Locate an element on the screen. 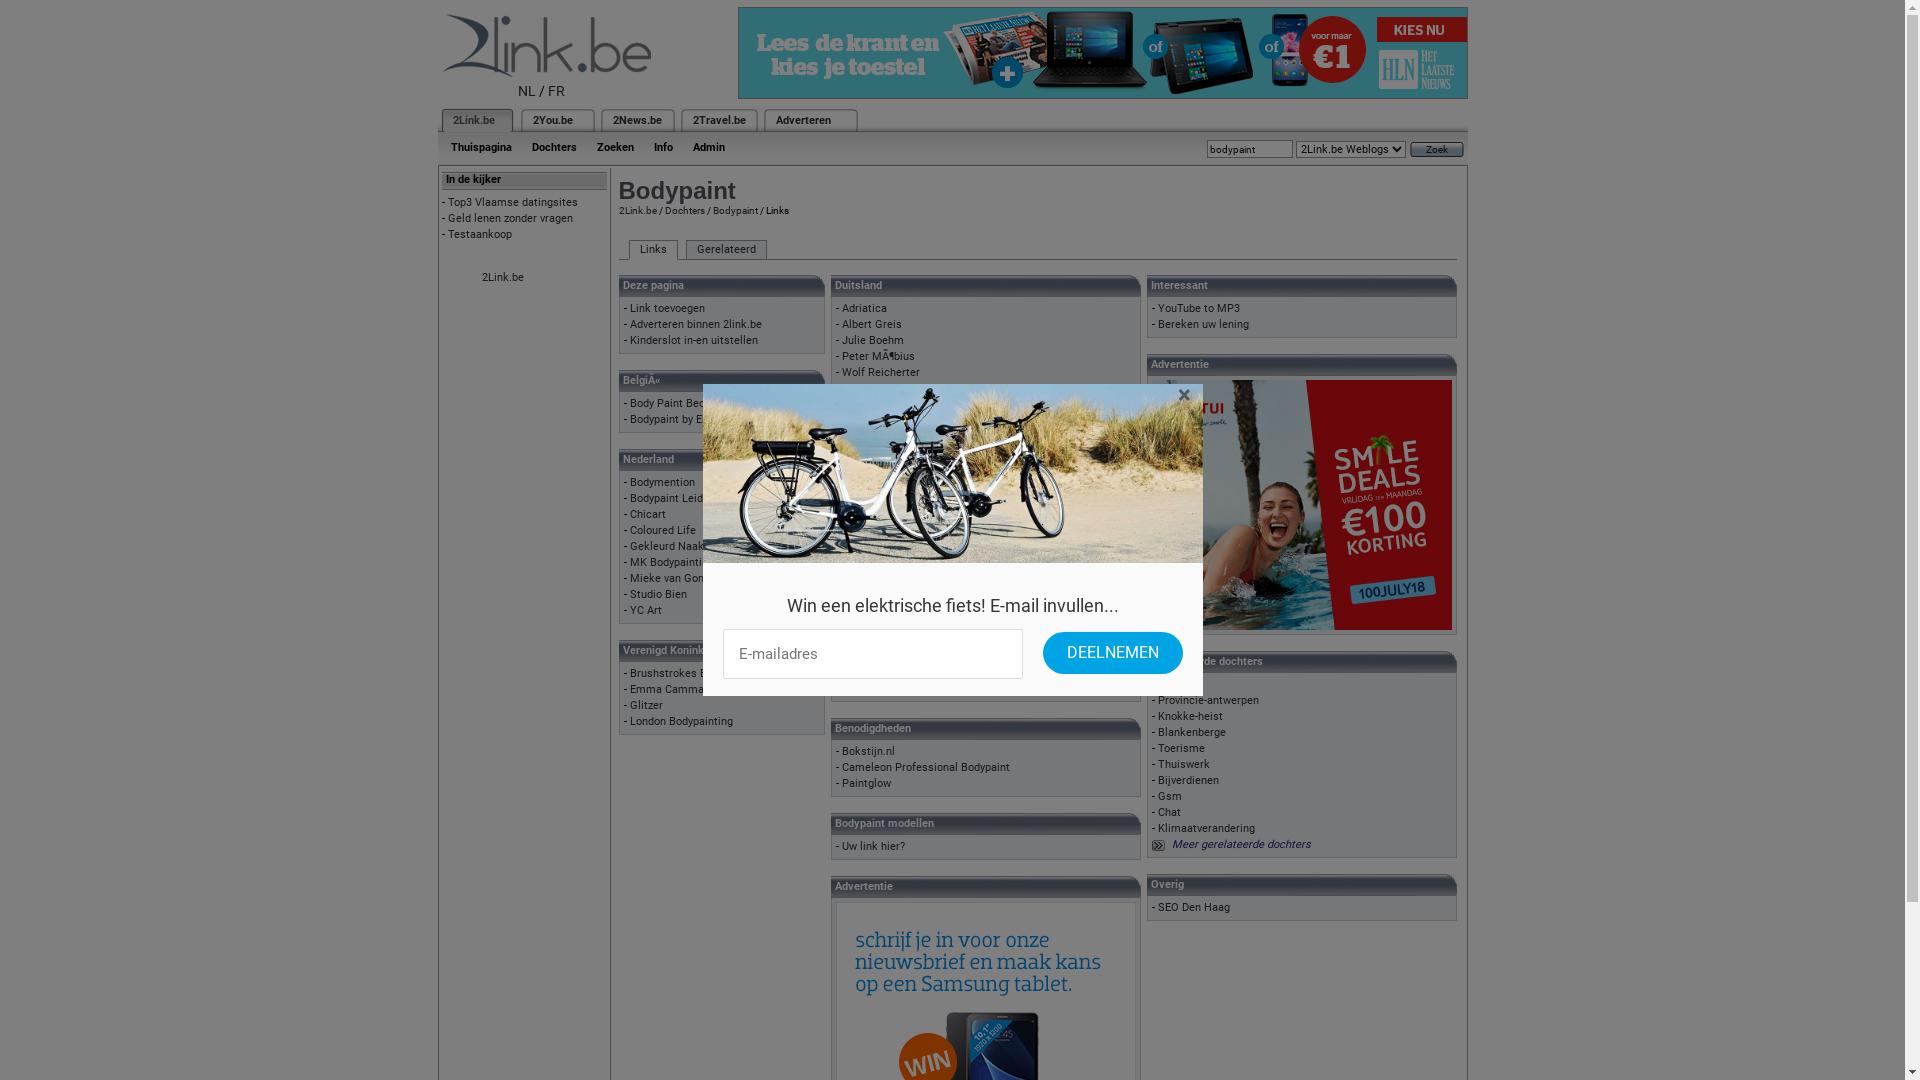 The height and width of the screenshot is (1080, 1920). 'Gekleurd Naakt' is located at coordinates (668, 546).